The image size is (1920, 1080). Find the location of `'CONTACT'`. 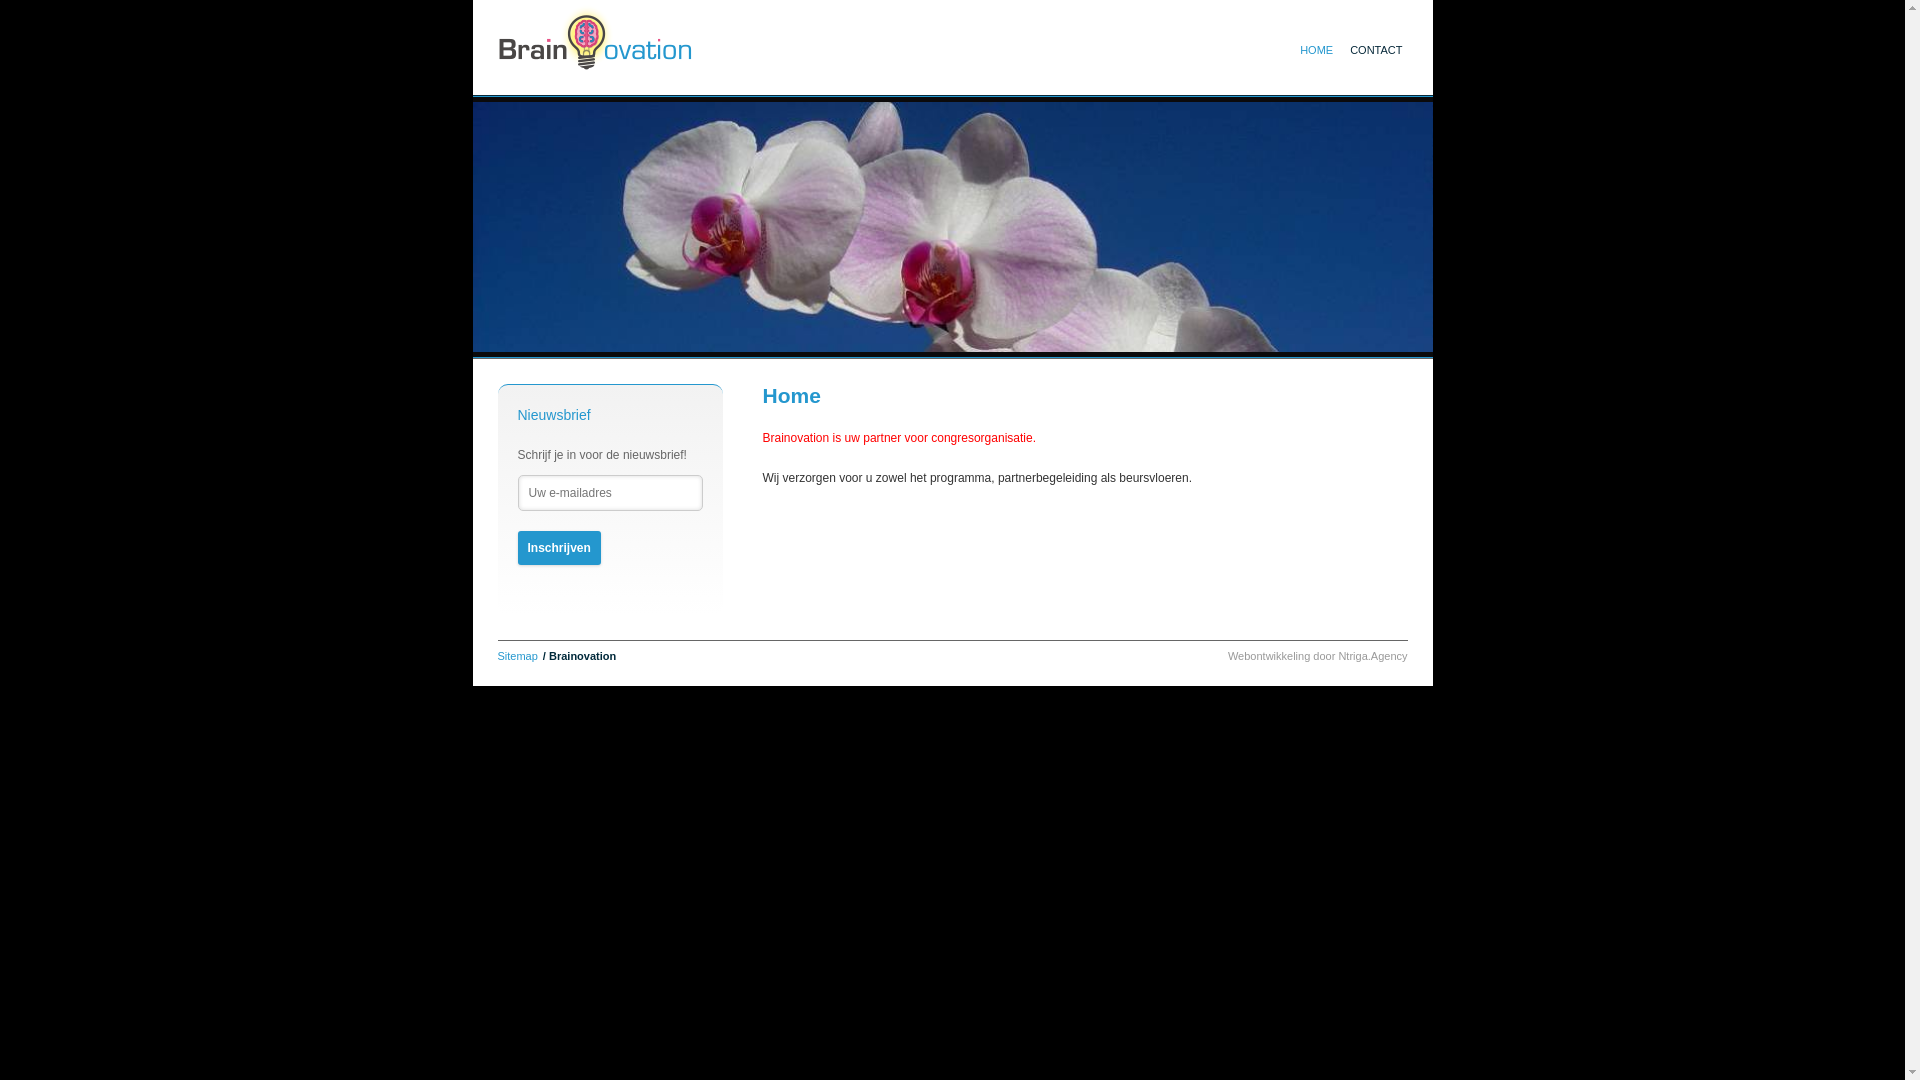

'CONTACT' is located at coordinates (1371, 49).